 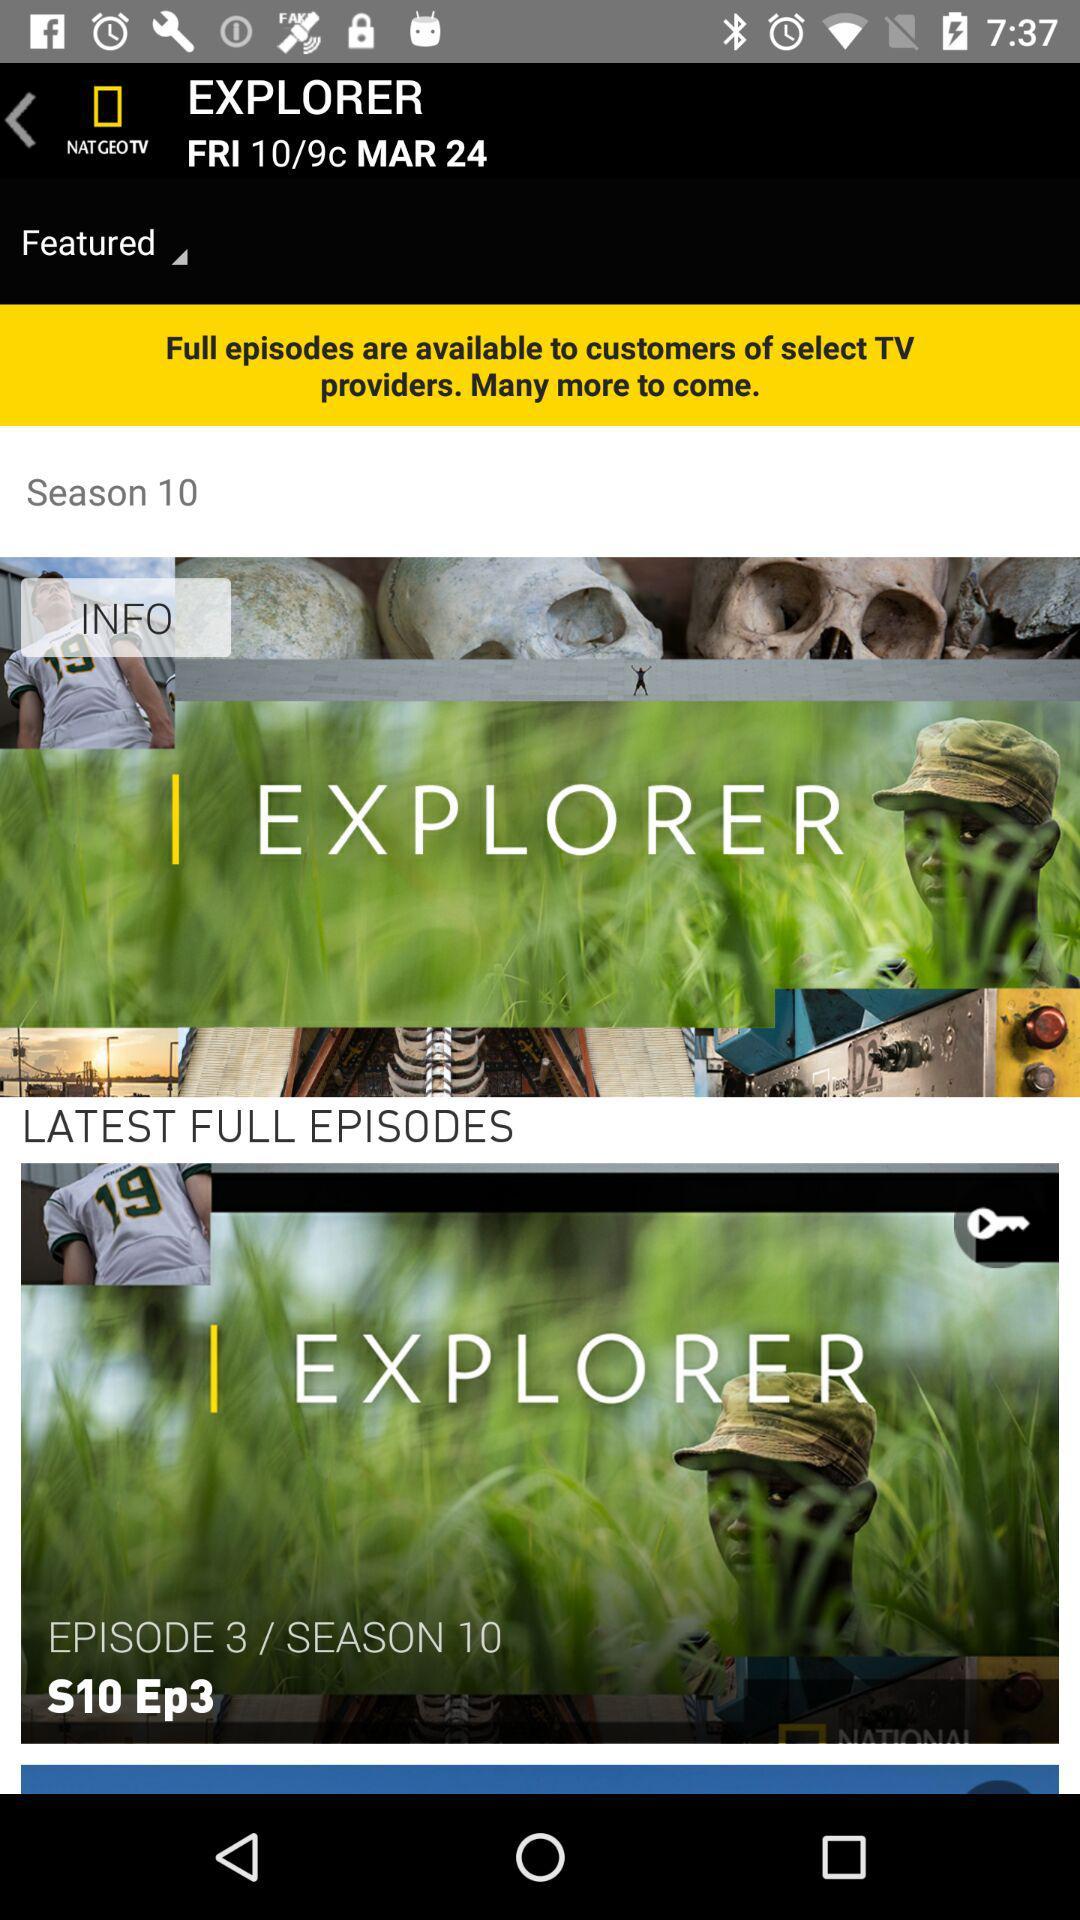 What do you see at coordinates (130, 1692) in the screenshot?
I see `the item below the episode 3 season item` at bounding box center [130, 1692].